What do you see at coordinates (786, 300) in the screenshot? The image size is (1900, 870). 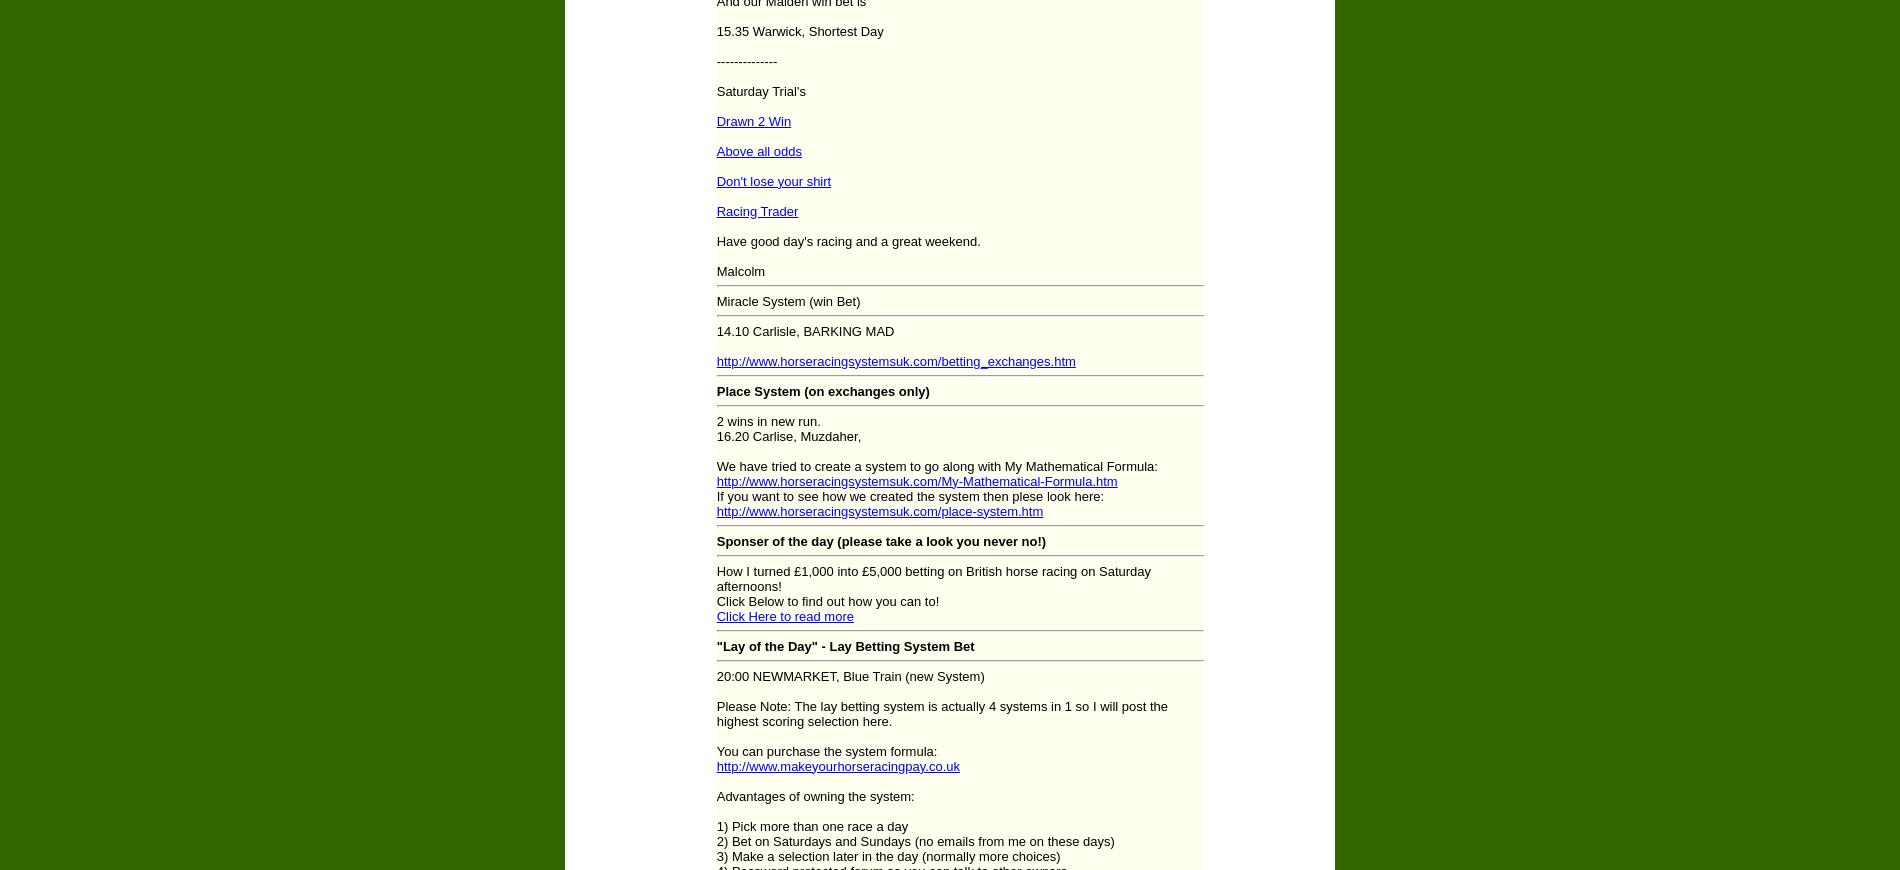 I see `'Miracle System (win Bet)'` at bounding box center [786, 300].